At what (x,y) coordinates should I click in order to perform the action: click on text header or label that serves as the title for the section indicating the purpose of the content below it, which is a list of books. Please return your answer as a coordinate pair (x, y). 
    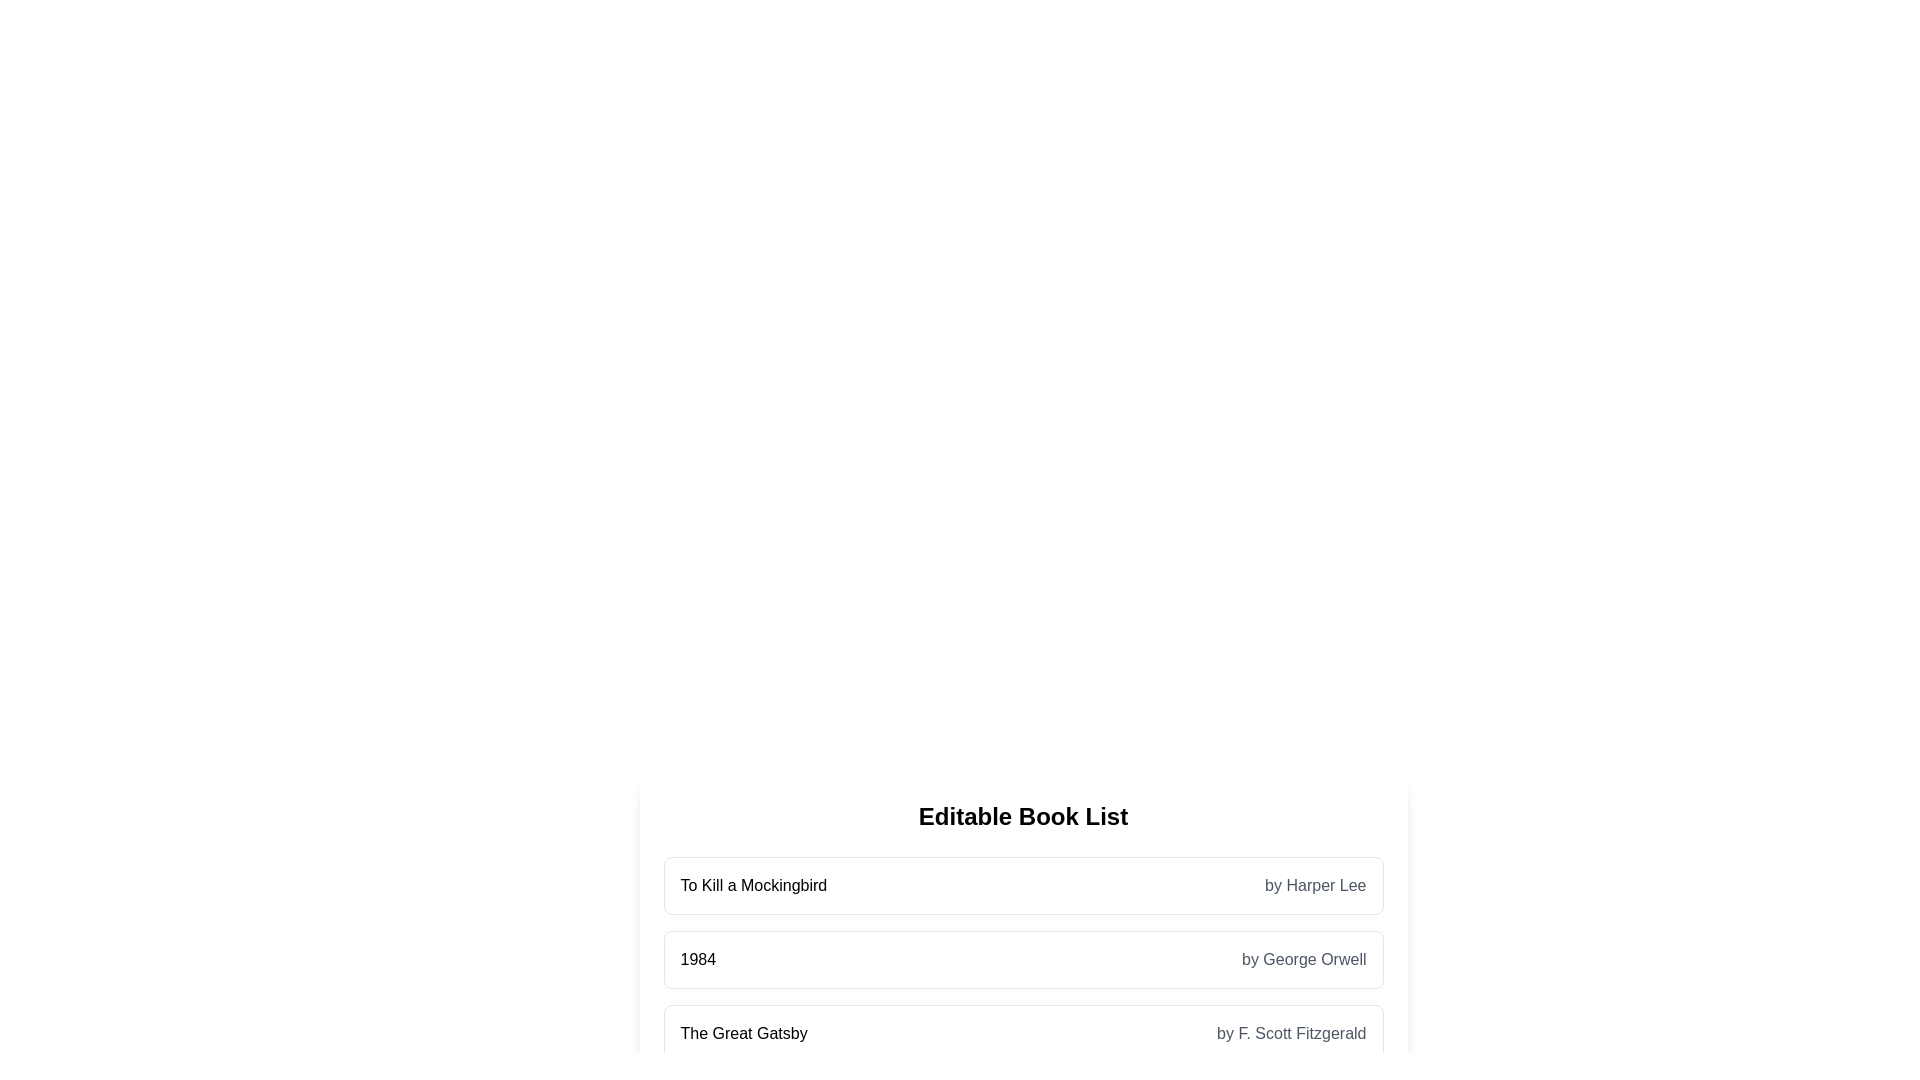
    Looking at the image, I should click on (1023, 817).